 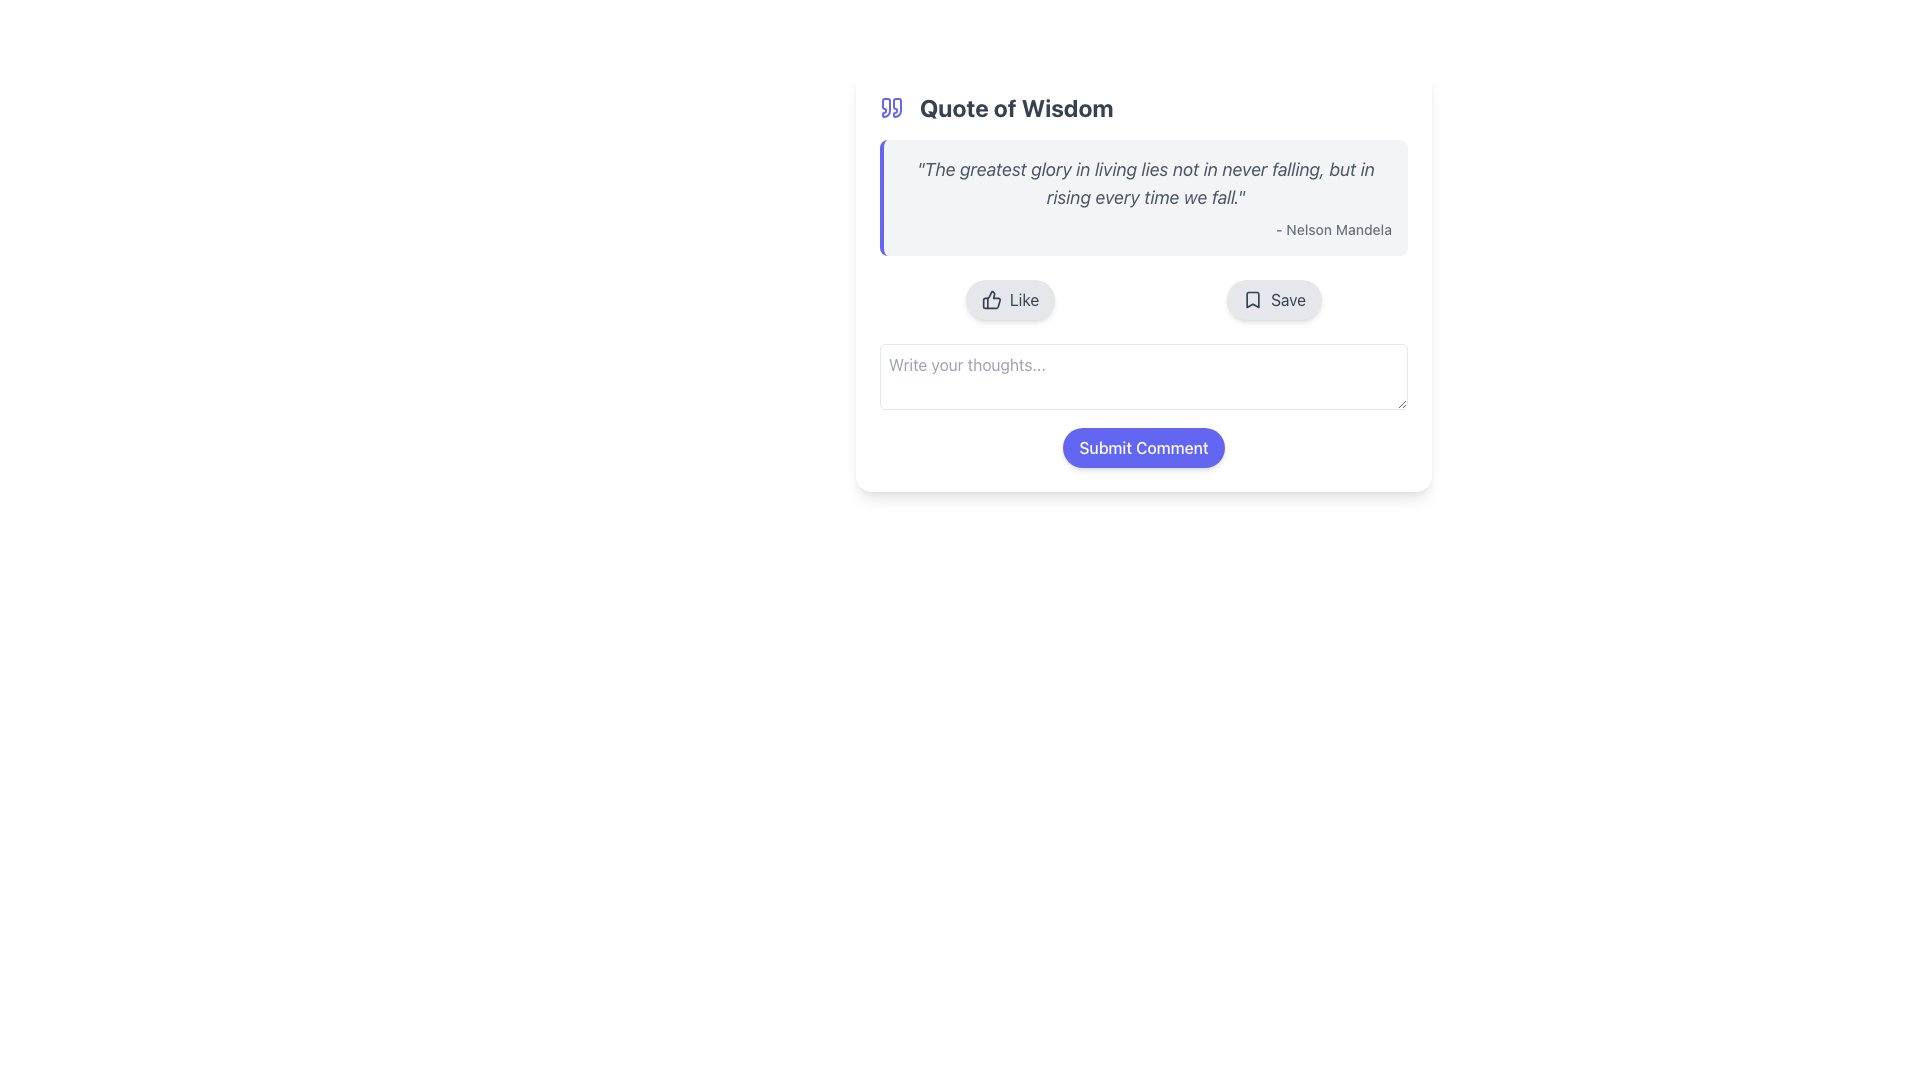 I want to click on the 'Like' button located under the 'Quote of Wisdom' section, so click(x=1009, y=300).